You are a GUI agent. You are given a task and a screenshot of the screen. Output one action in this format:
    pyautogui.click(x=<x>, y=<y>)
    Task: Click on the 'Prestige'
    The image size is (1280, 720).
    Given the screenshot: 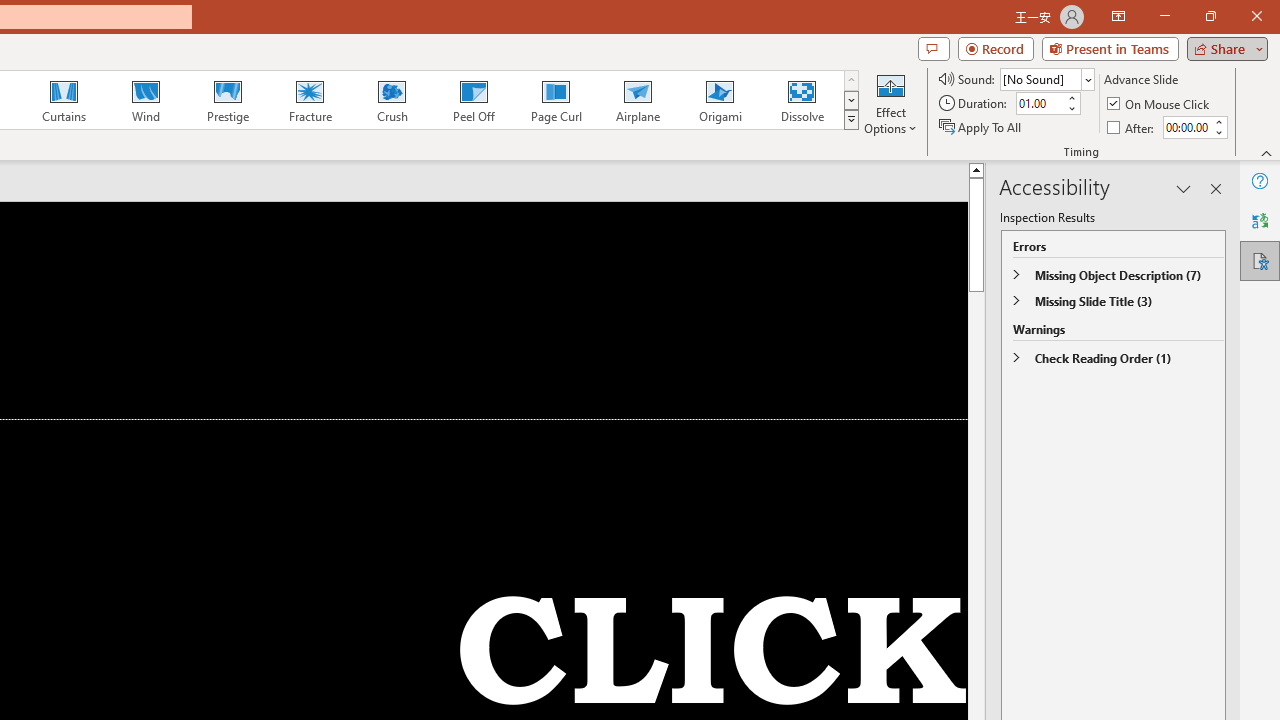 What is the action you would take?
    pyautogui.click(x=227, y=100)
    